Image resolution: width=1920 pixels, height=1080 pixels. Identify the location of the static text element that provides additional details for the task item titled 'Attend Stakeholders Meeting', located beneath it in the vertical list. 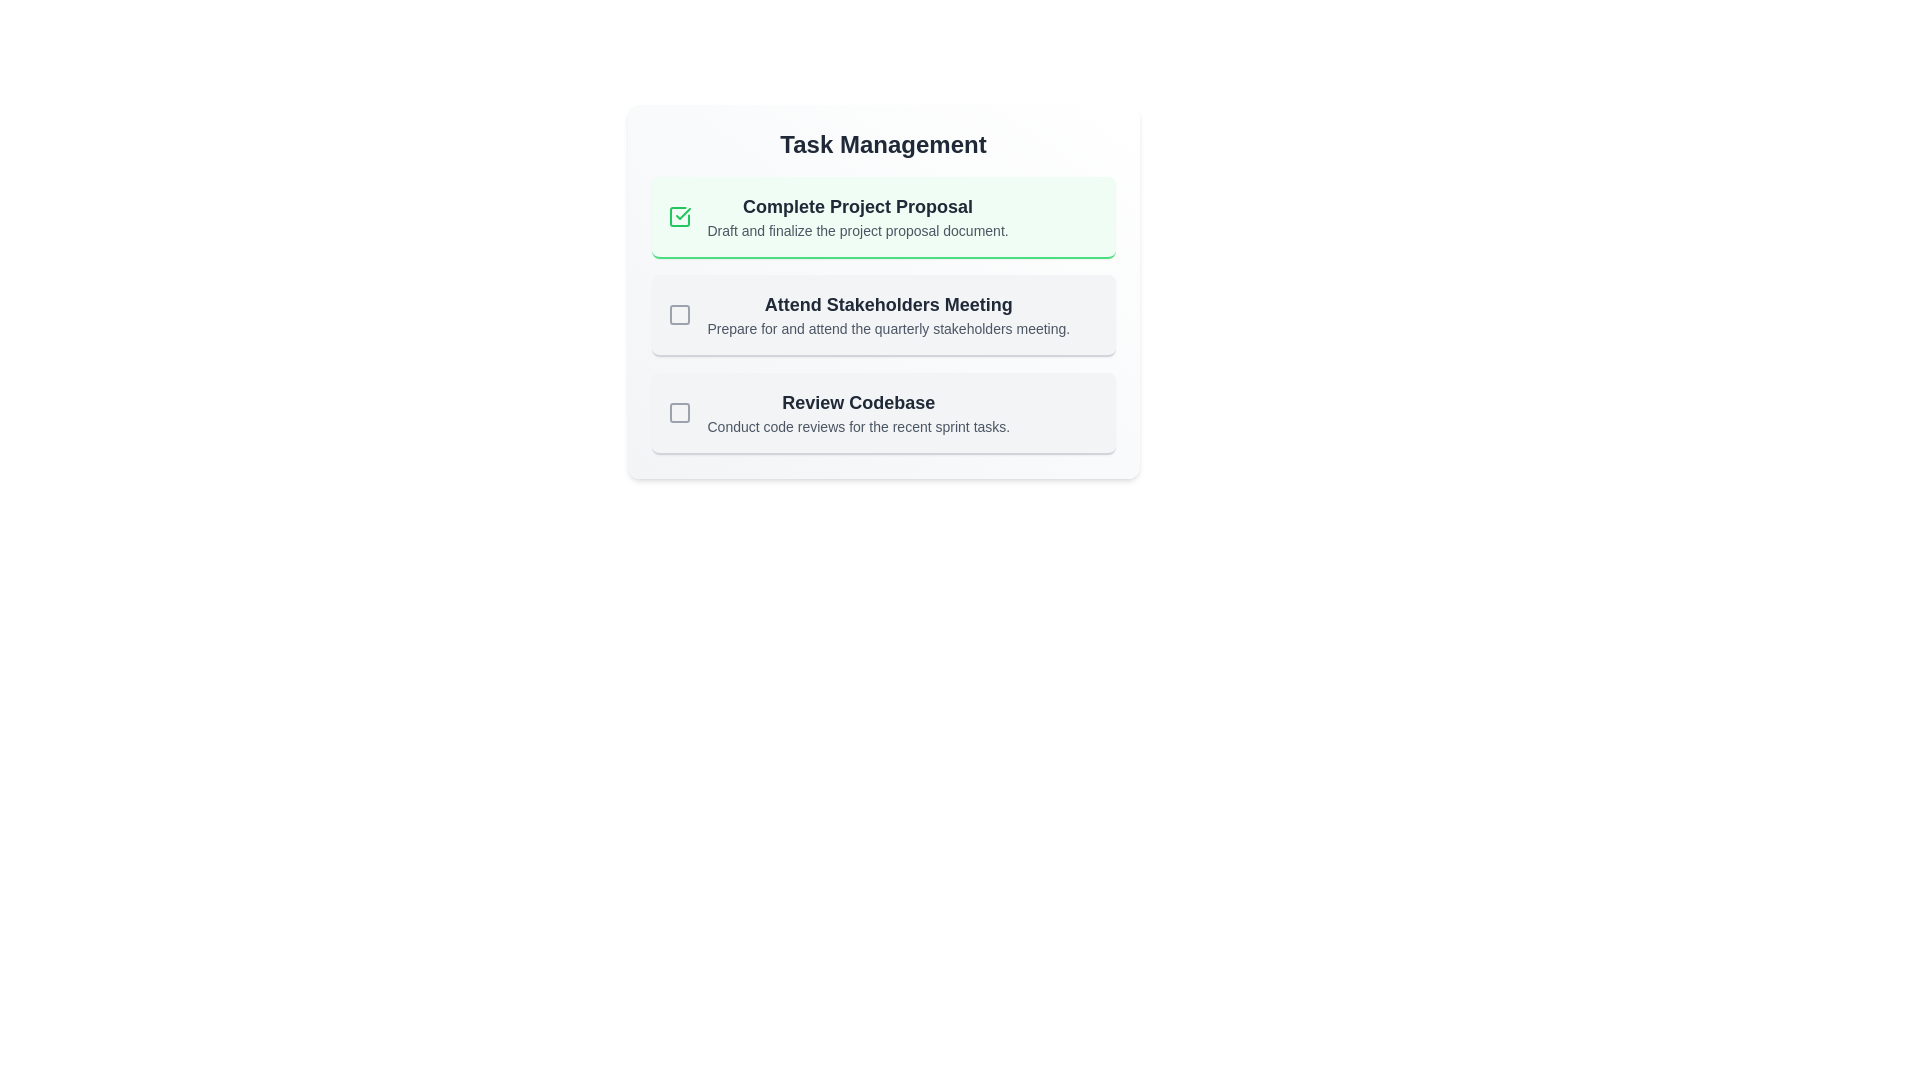
(887, 327).